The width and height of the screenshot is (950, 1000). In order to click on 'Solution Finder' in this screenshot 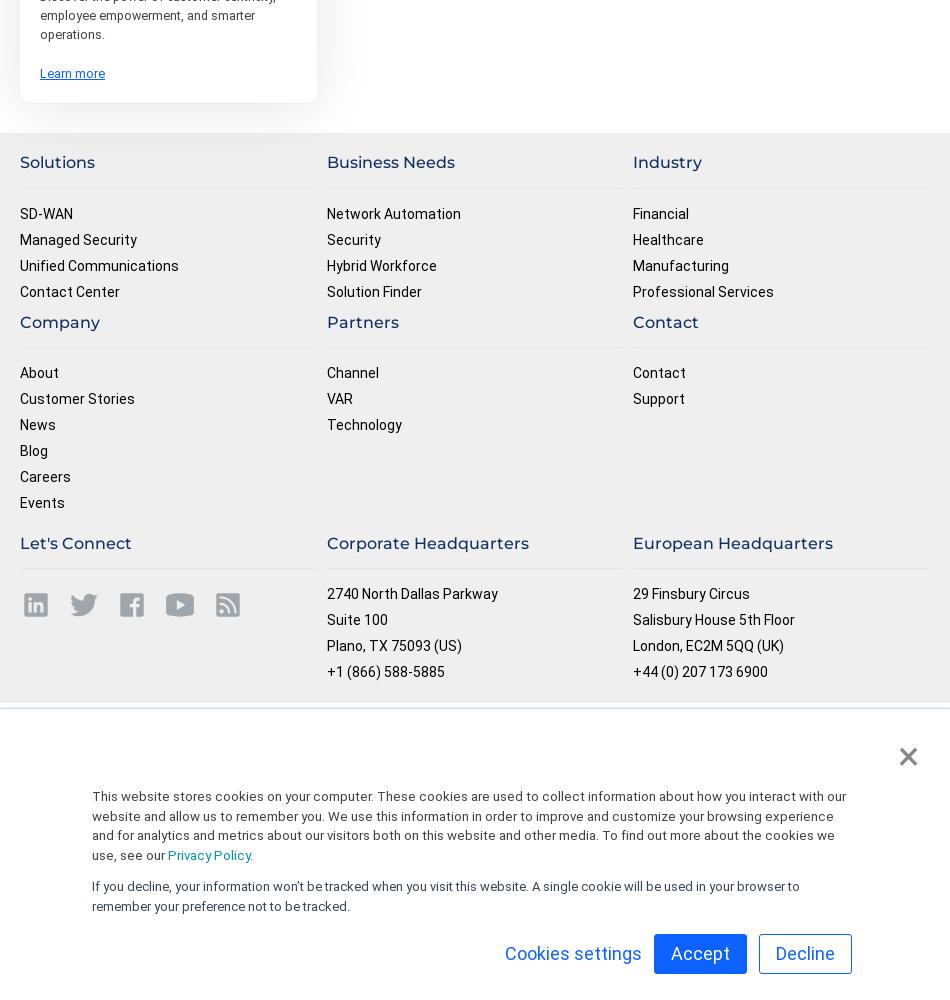, I will do `click(372, 291)`.